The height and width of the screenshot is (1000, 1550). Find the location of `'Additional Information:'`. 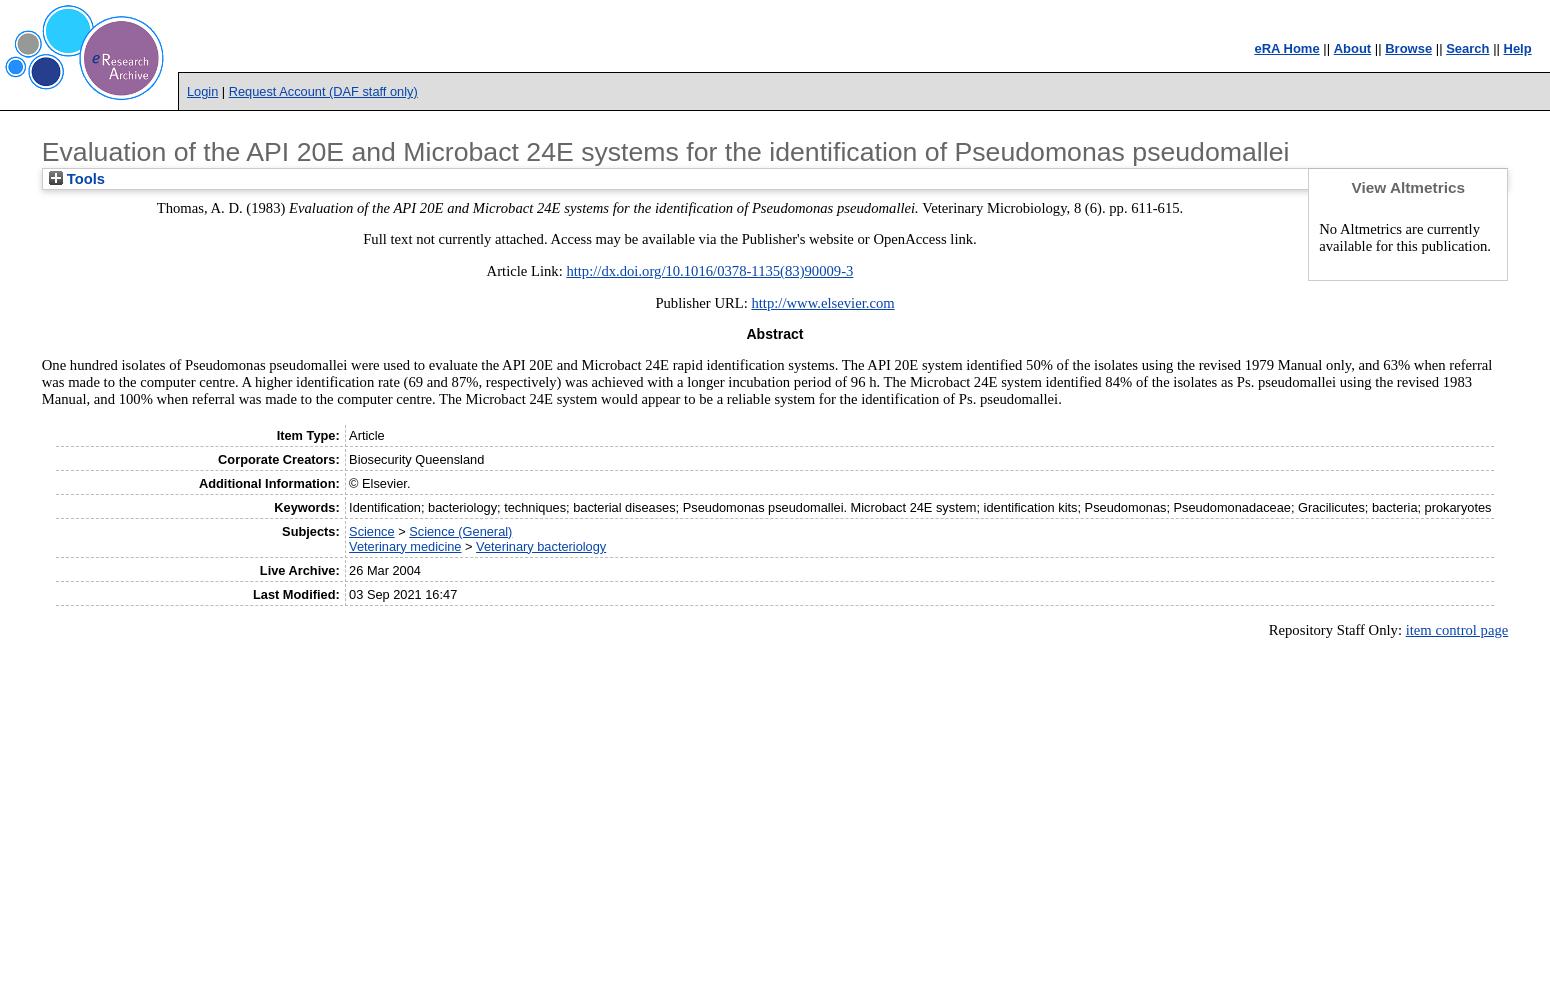

'Additional Information:' is located at coordinates (268, 481).